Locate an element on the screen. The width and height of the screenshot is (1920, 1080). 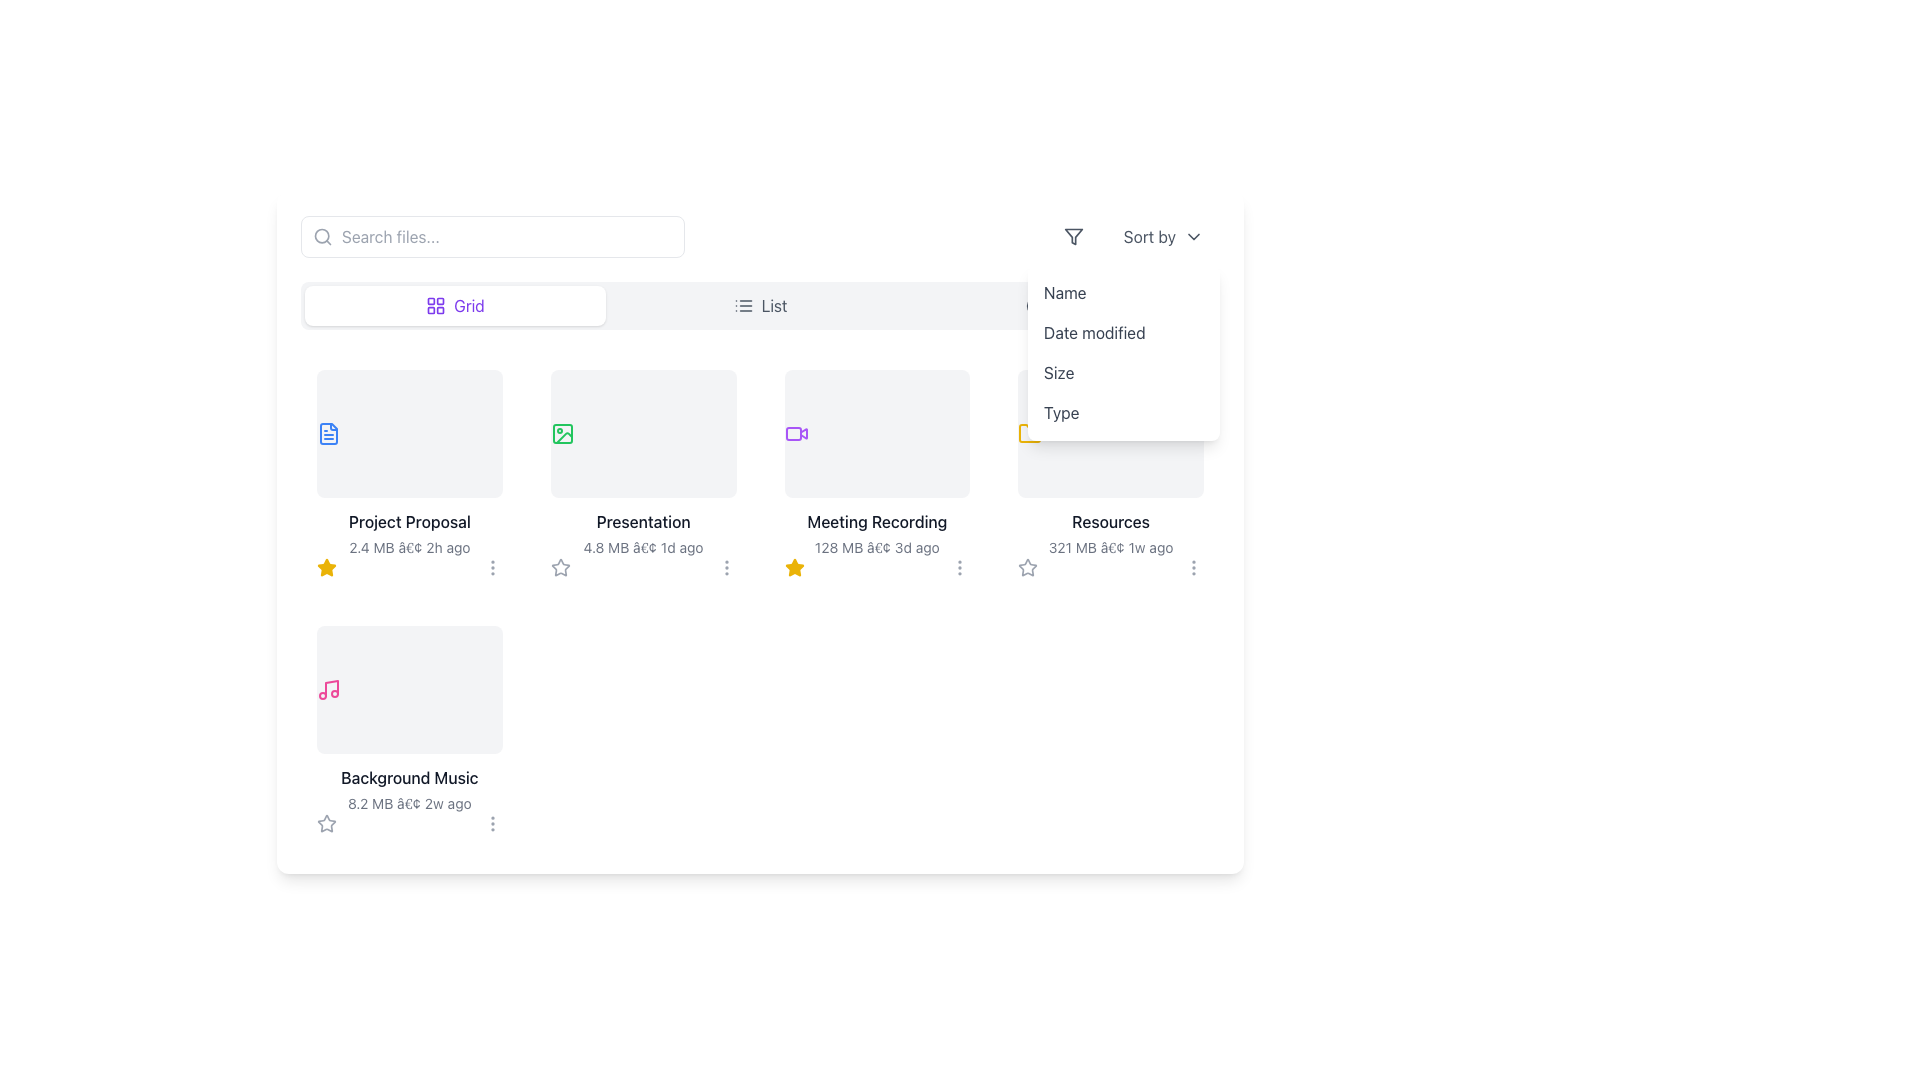
the smaller rectangular component of the video-related icon located on the left side within the purple outline in the 'Meeting Recording' file card, which is the third card from the left in the grid layout is located at coordinates (792, 433).